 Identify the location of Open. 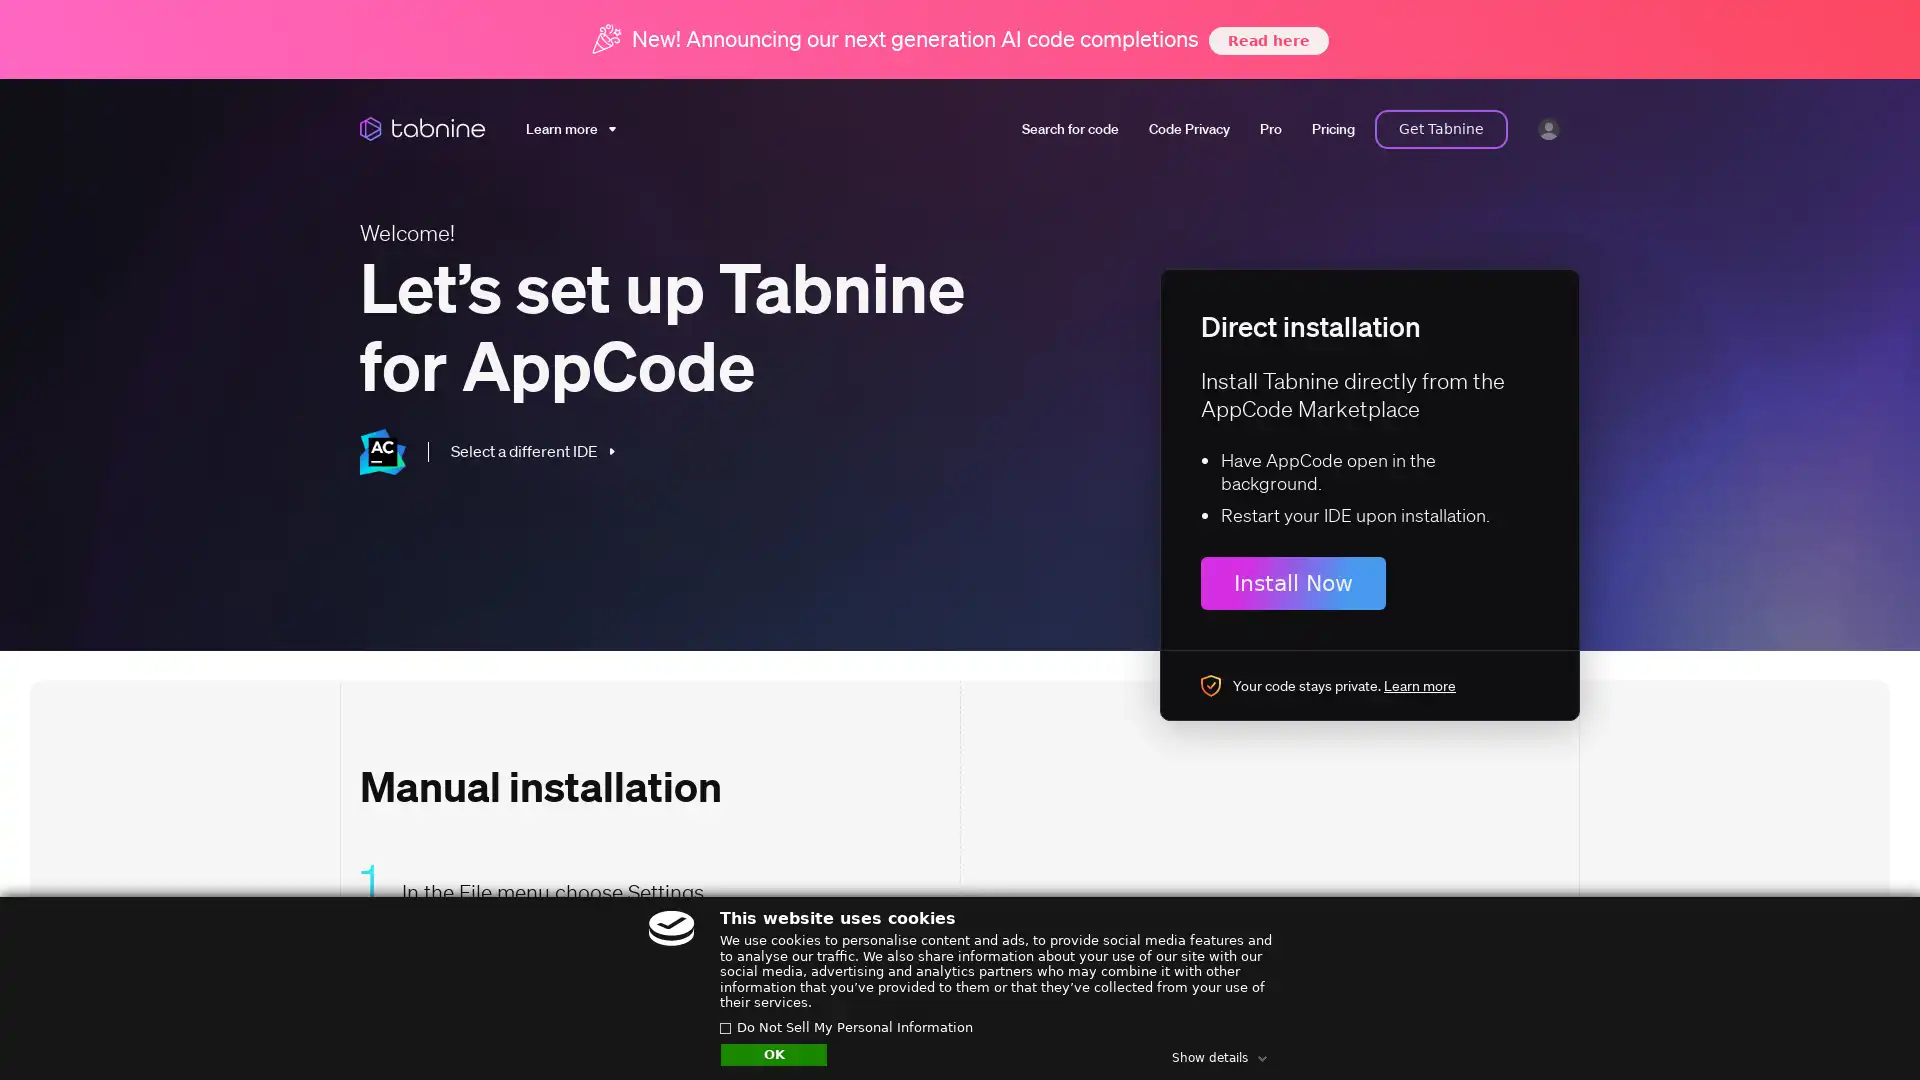
(1860, 1026).